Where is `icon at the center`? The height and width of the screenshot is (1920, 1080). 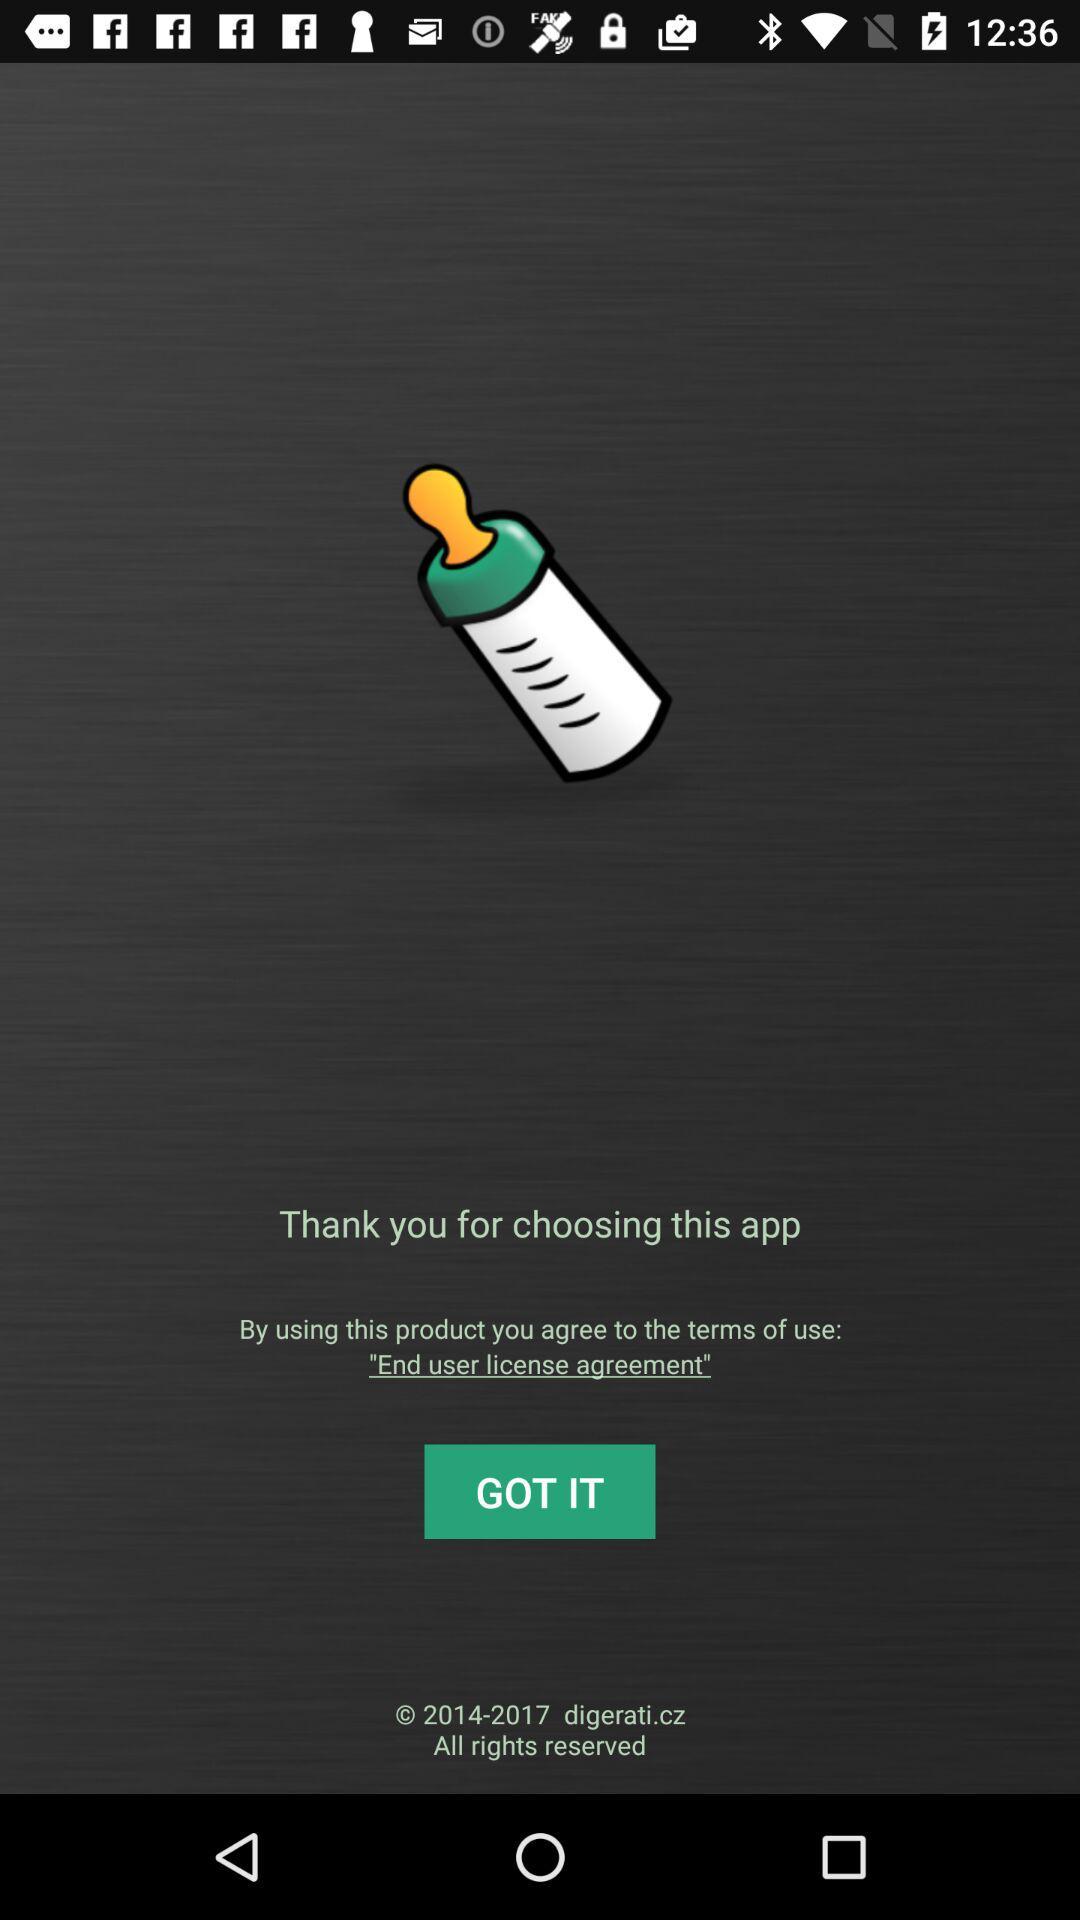
icon at the center is located at coordinates (540, 1222).